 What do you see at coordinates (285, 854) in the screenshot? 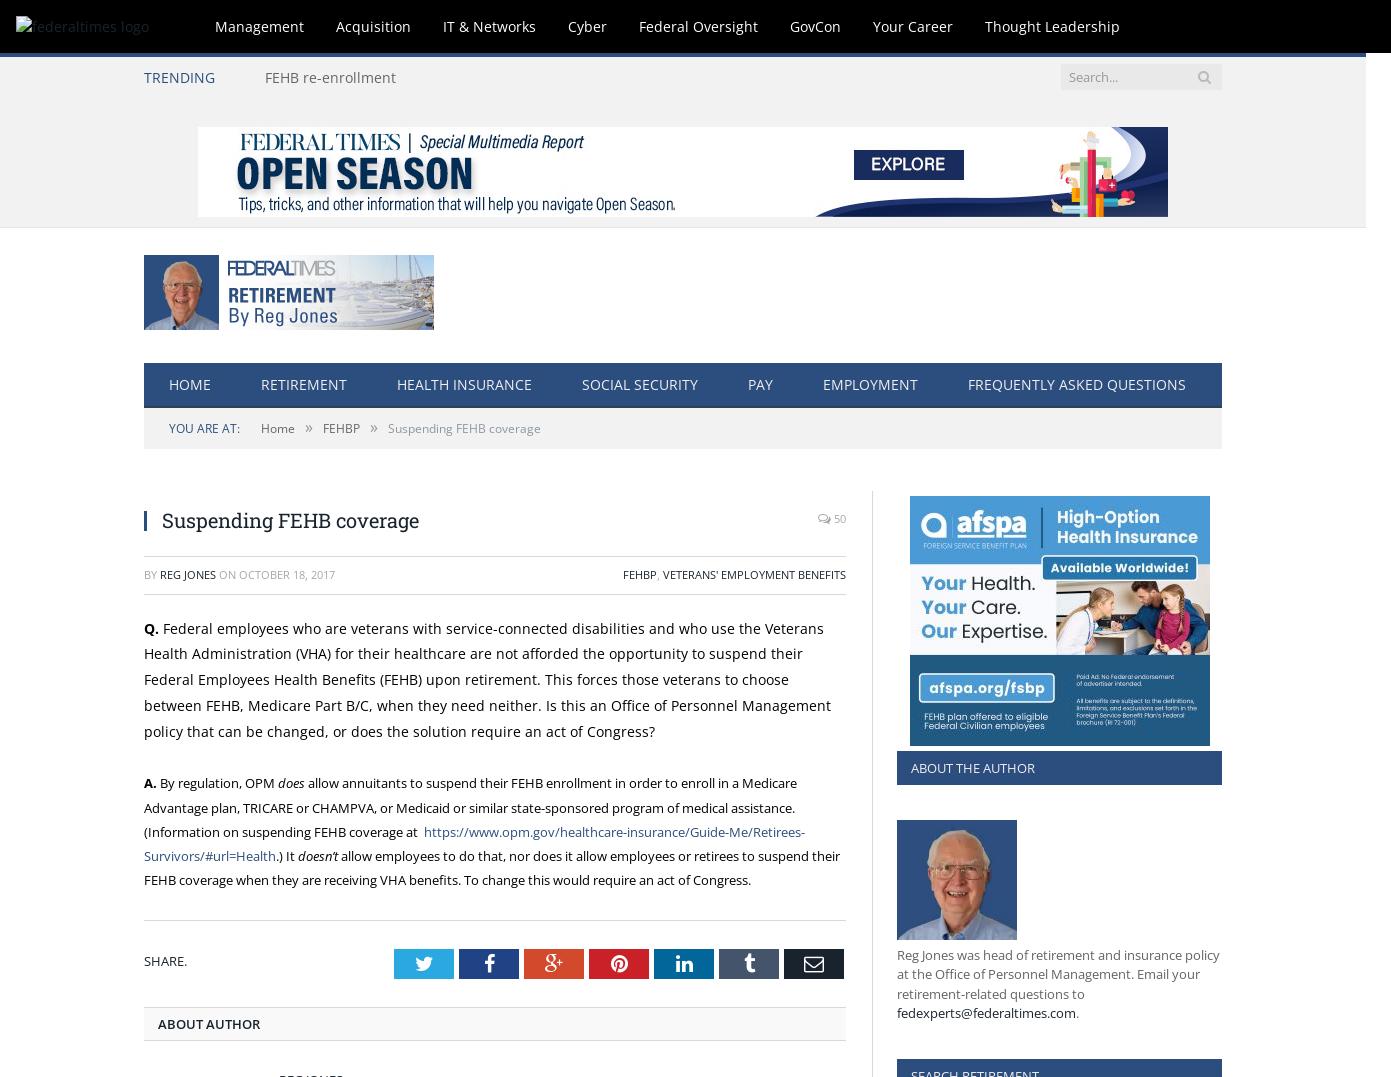
I see `'.) It'` at bounding box center [285, 854].